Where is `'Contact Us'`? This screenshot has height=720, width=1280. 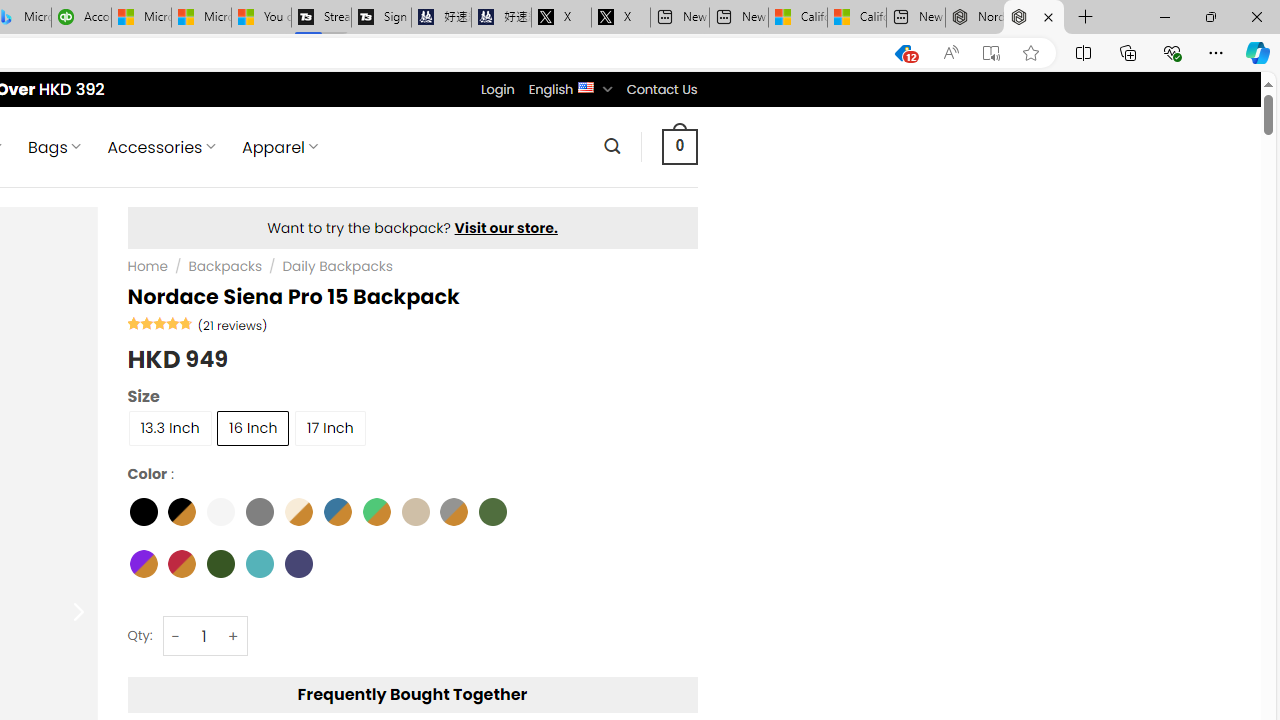 'Contact Us' is located at coordinates (661, 88).